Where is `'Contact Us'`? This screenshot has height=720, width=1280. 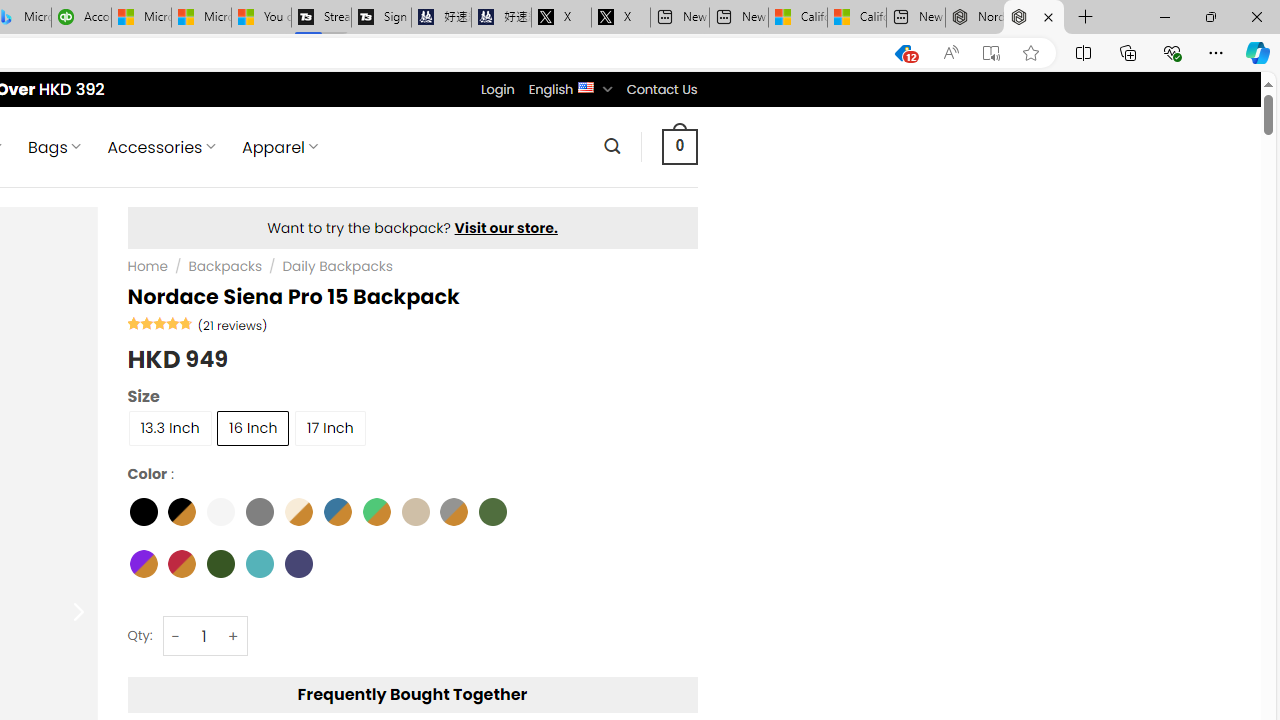 'Contact Us' is located at coordinates (661, 88).